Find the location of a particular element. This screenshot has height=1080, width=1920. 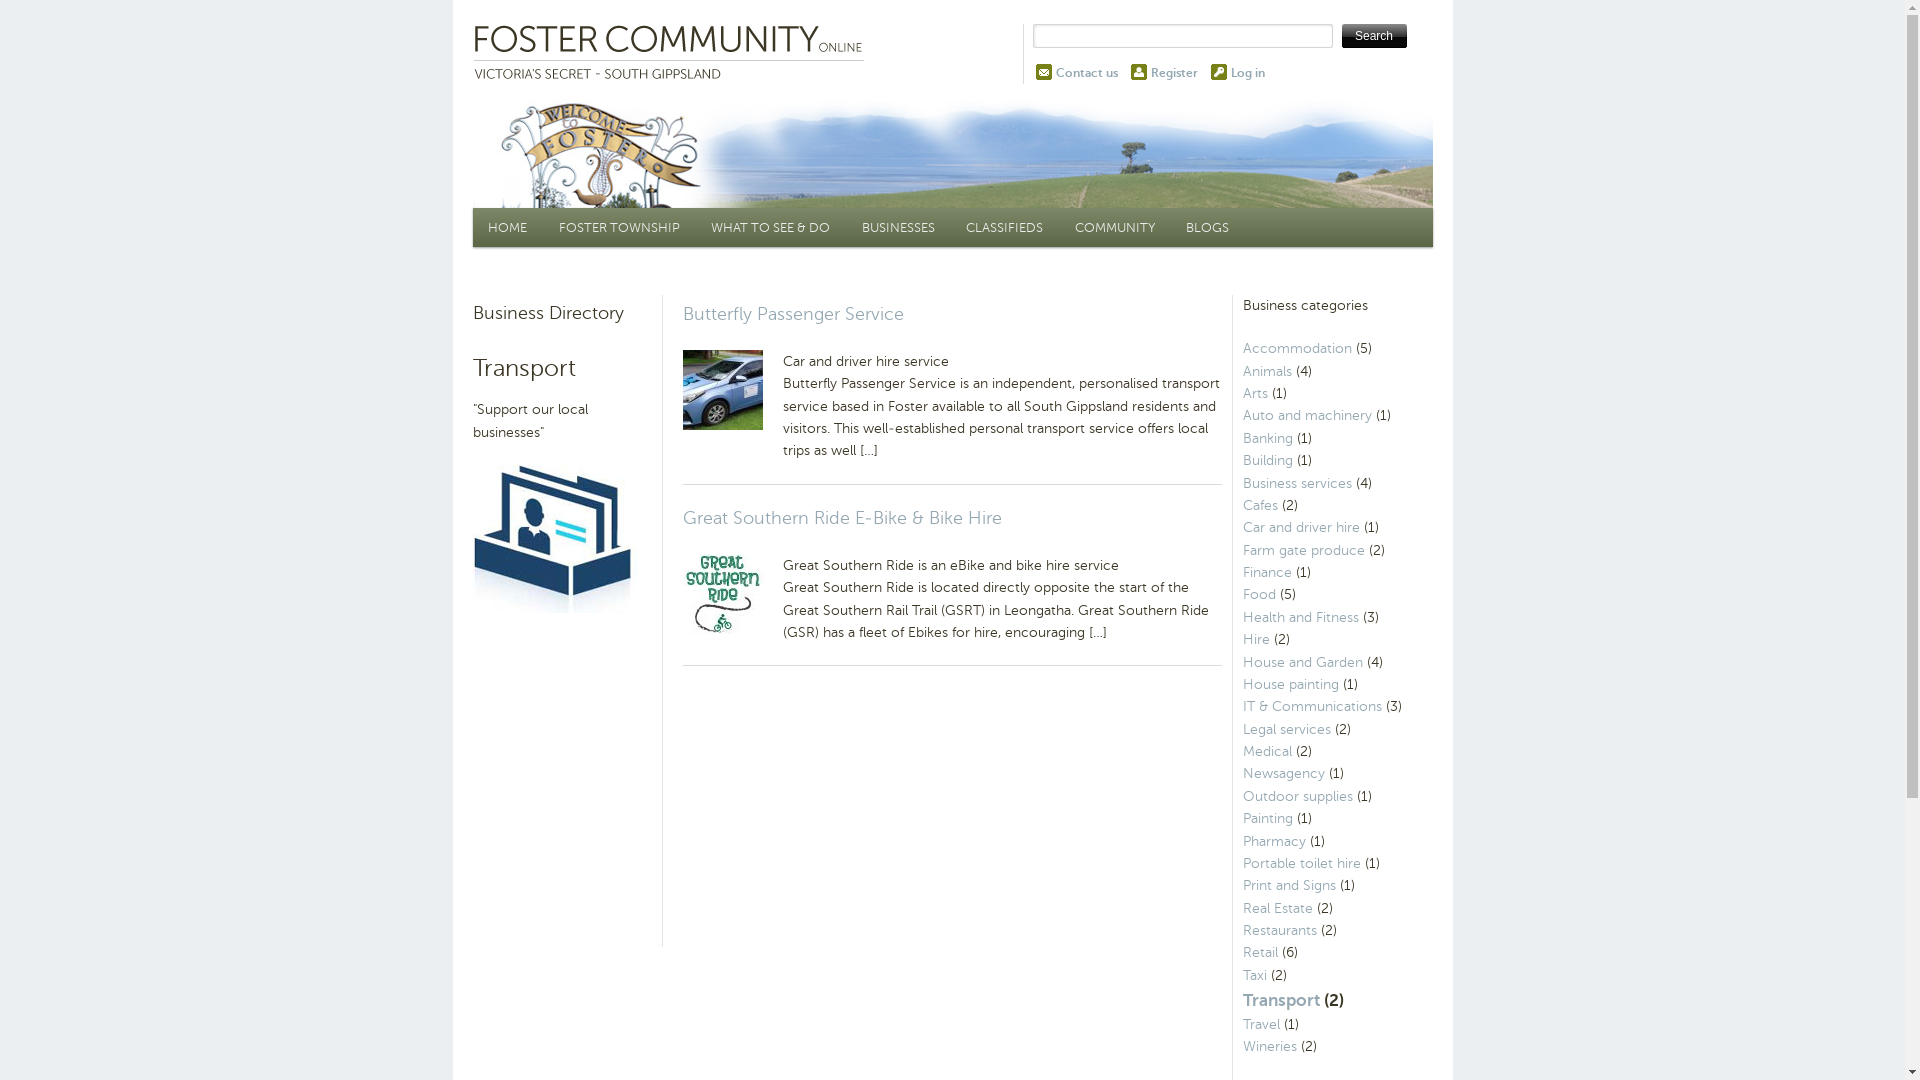

'IT & Communications' is located at coordinates (1311, 705).